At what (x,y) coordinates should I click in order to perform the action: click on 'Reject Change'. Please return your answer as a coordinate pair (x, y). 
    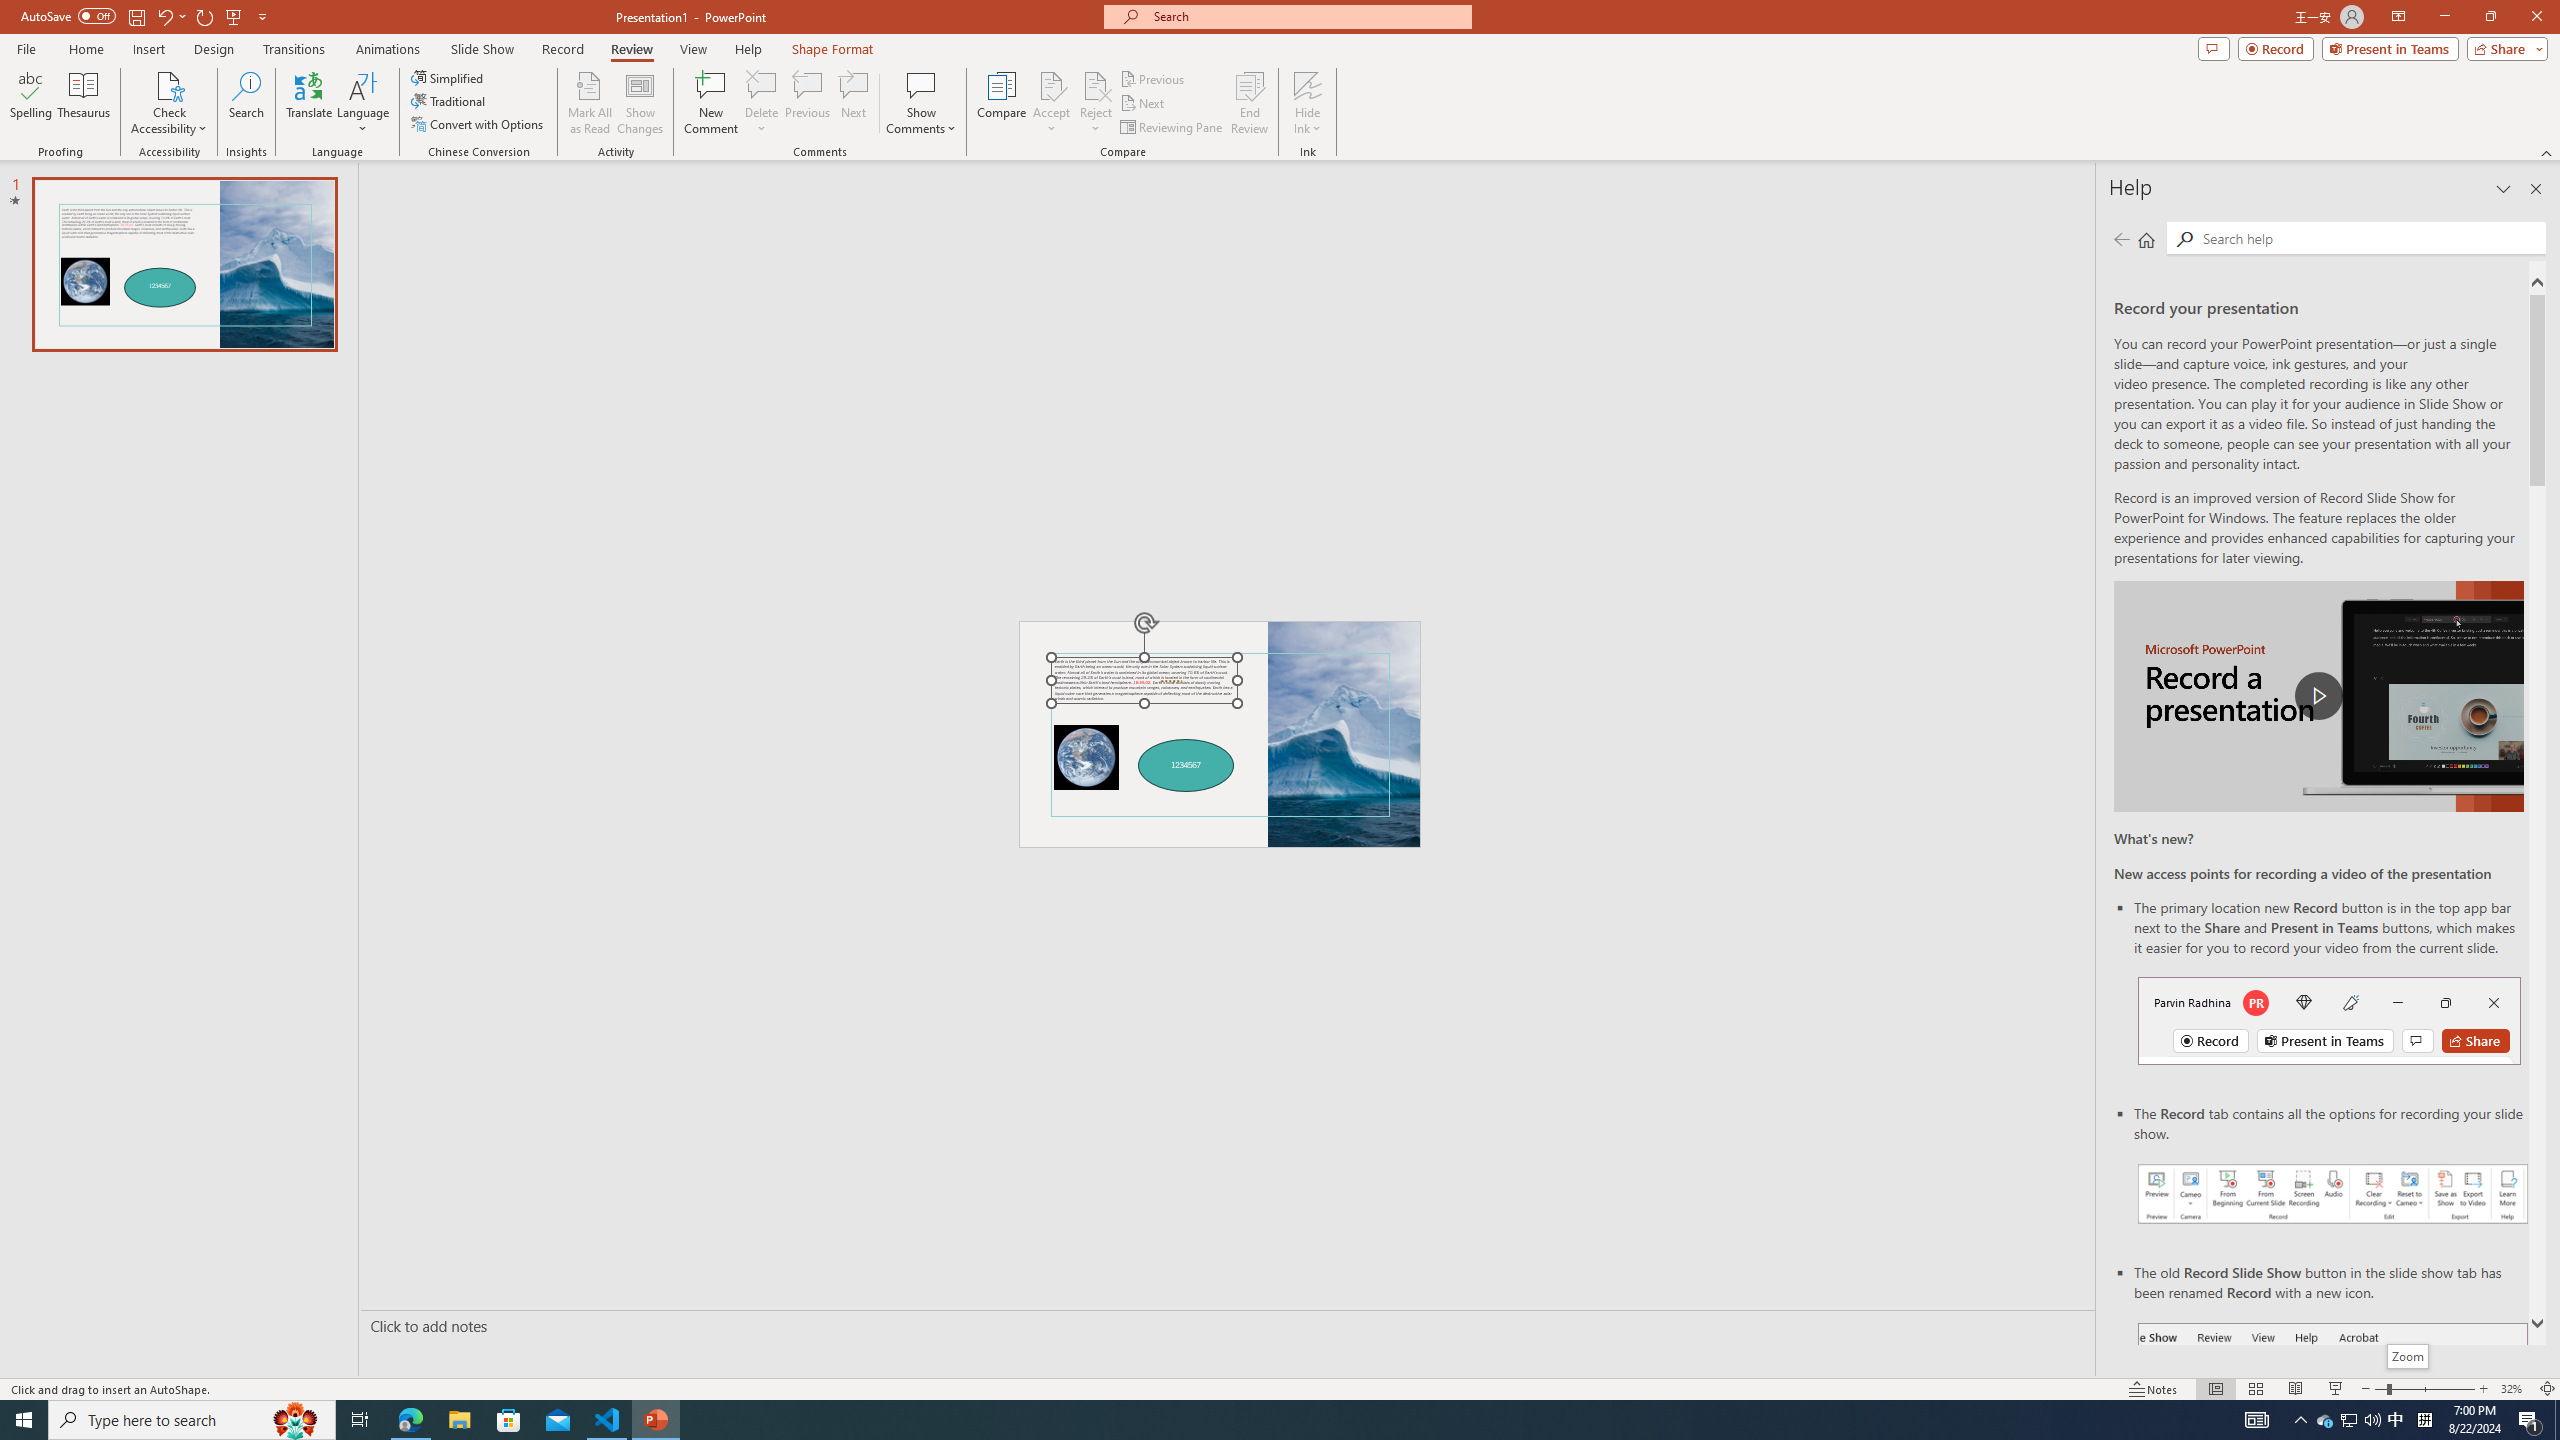
    Looking at the image, I should click on (1094, 84).